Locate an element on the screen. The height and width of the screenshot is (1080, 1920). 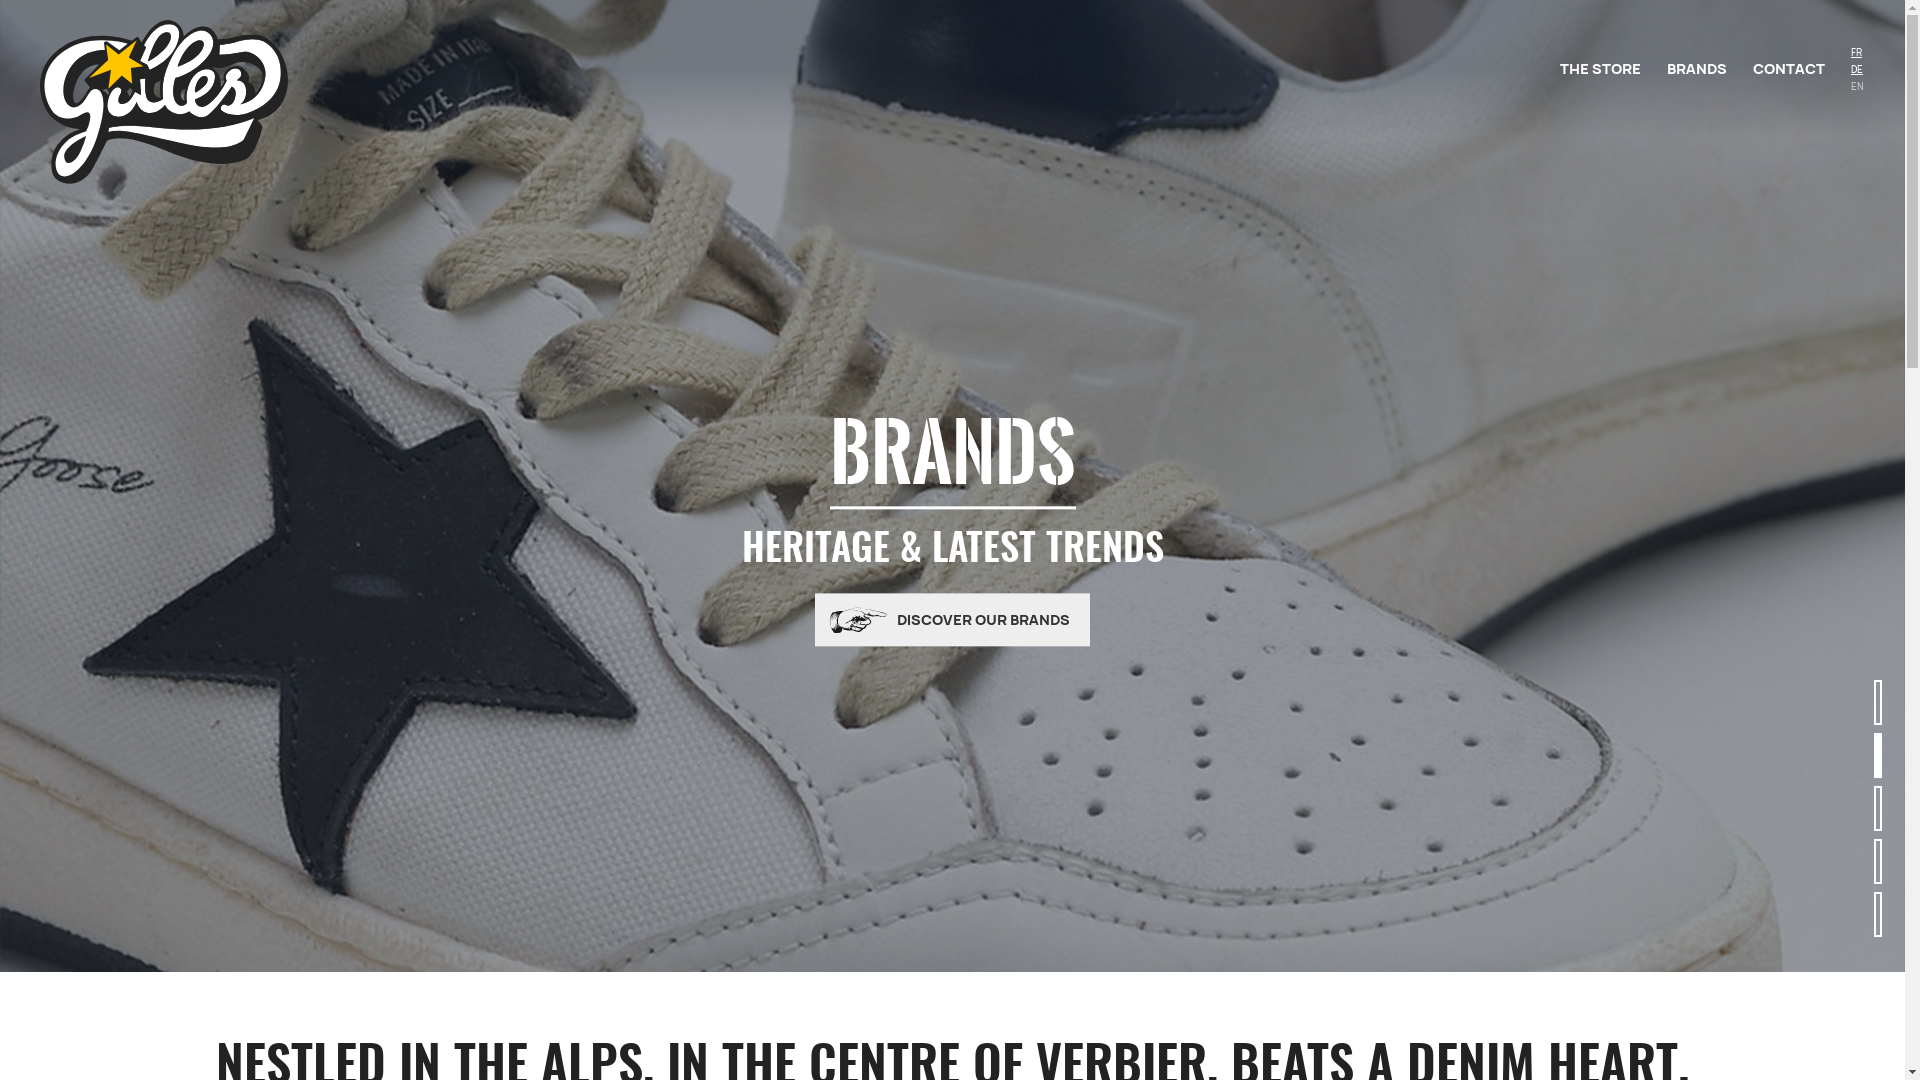
'DISCOVER OUR BRANDS' is located at coordinates (951, 618).